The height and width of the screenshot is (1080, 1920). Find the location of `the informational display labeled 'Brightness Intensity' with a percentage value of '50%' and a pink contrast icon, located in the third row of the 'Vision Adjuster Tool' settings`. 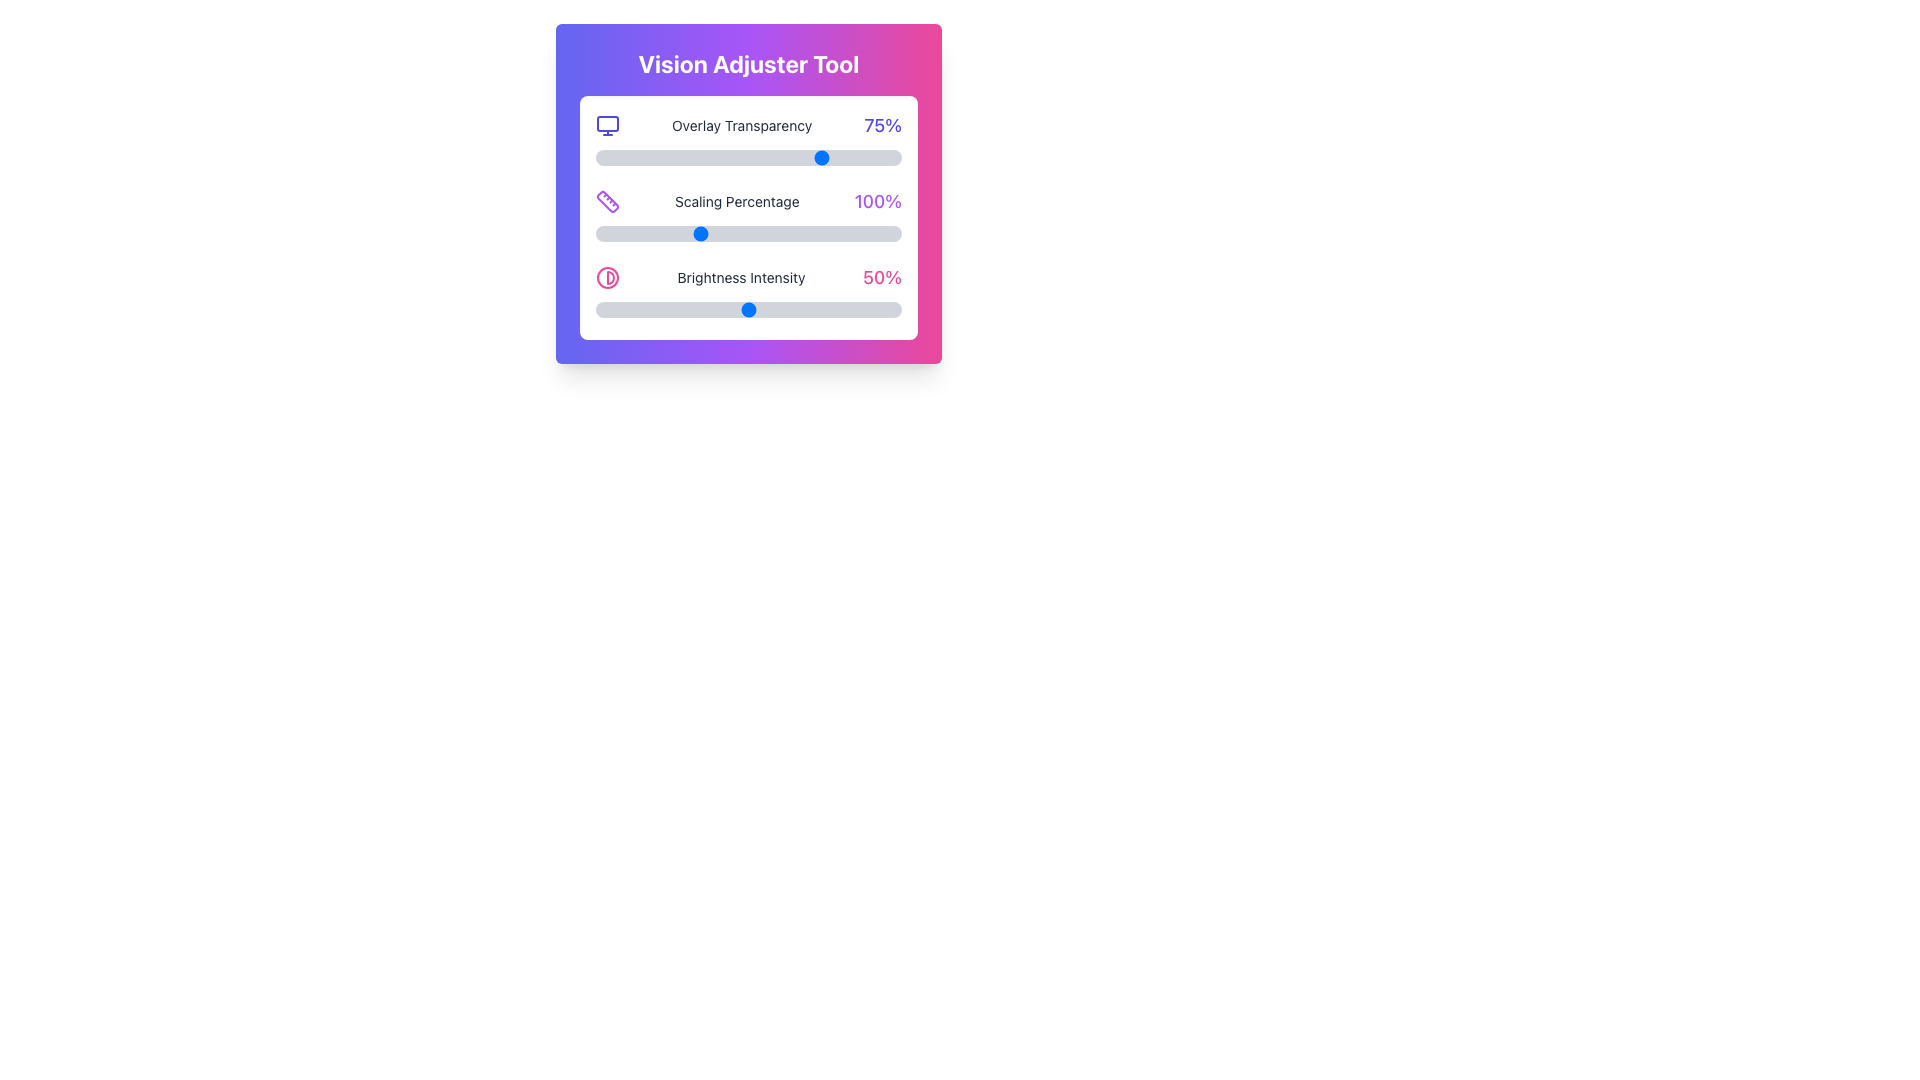

the informational display labeled 'Brightness Intensity' with a percentage value of '50%' and a pink contrast icon, located in the third row of the 'Vision Adjuster Tool' settings is located at coordinates (747, 277).